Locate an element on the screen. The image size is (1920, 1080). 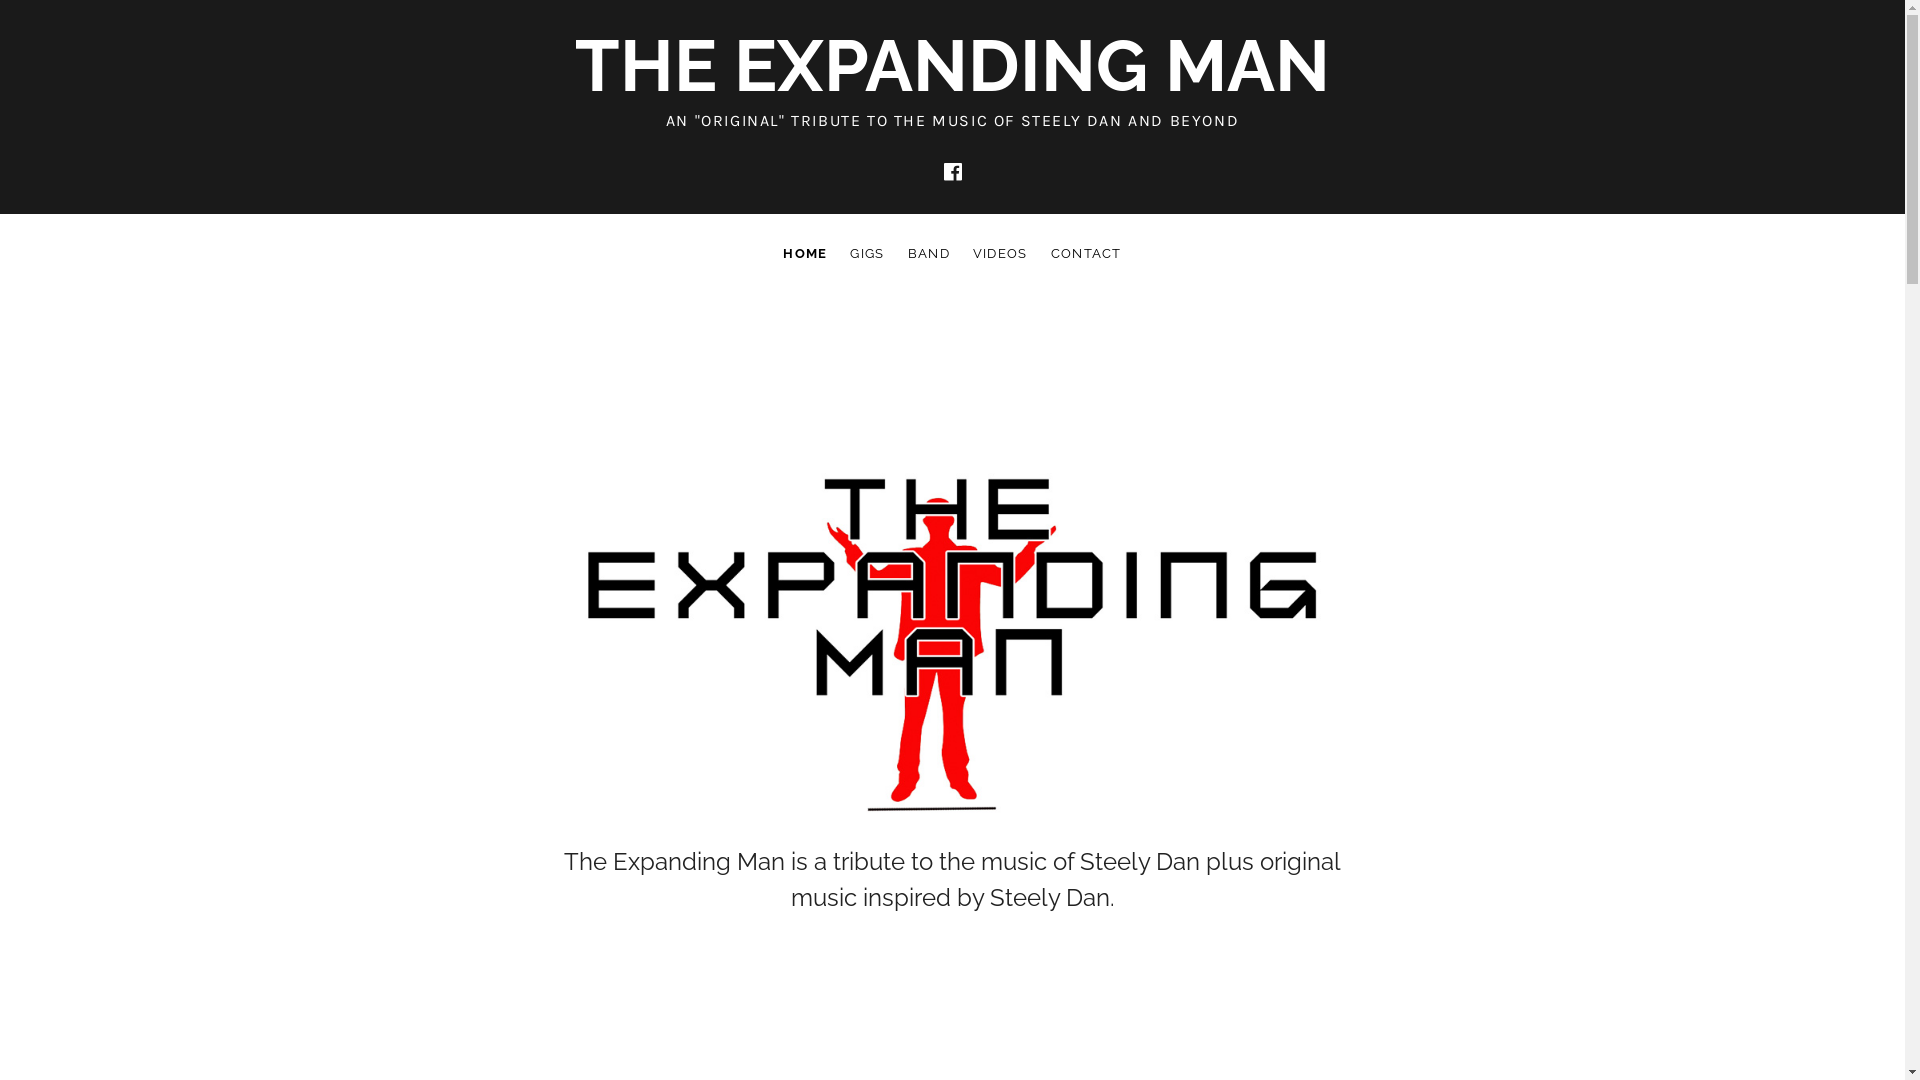
'Facebook' is located at coordinates (950, 171).